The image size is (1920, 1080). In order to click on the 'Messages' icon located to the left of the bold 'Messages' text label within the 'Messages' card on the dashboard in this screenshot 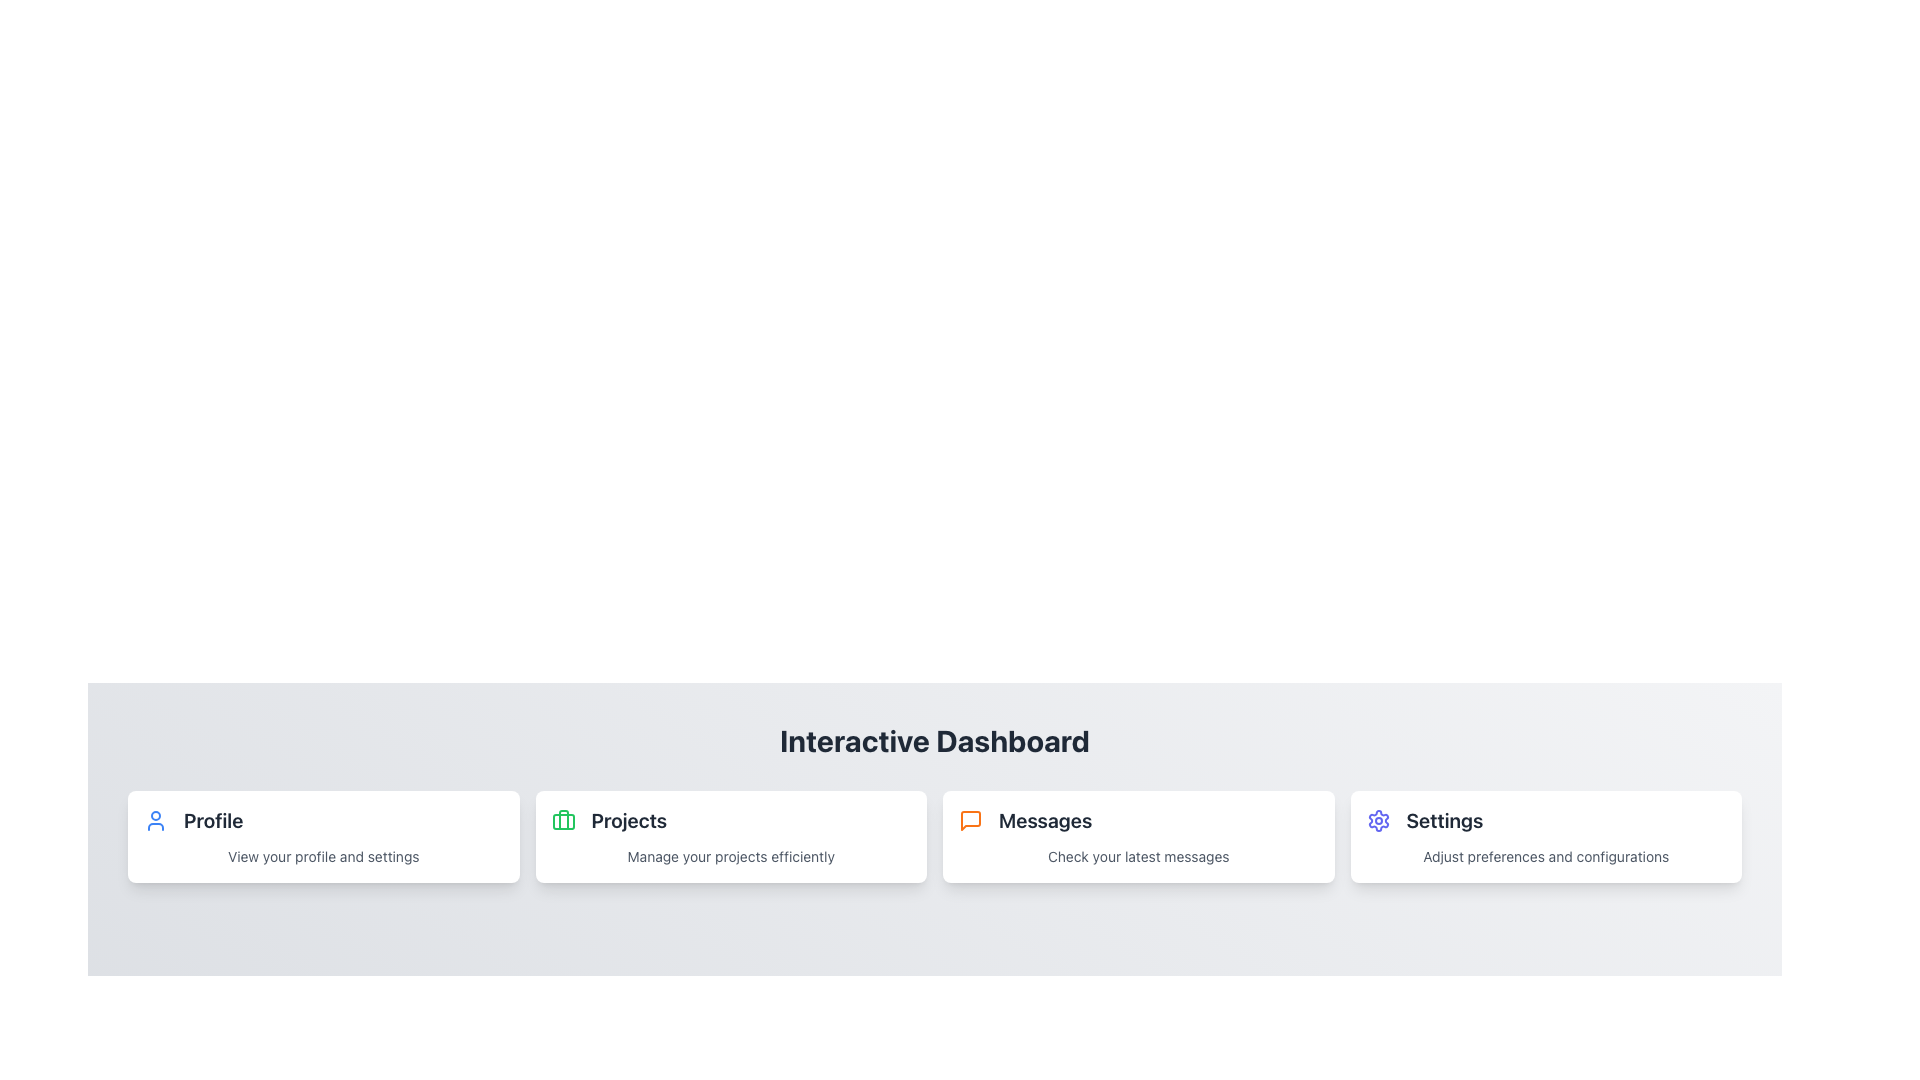, I will do `click(970, 821)`.